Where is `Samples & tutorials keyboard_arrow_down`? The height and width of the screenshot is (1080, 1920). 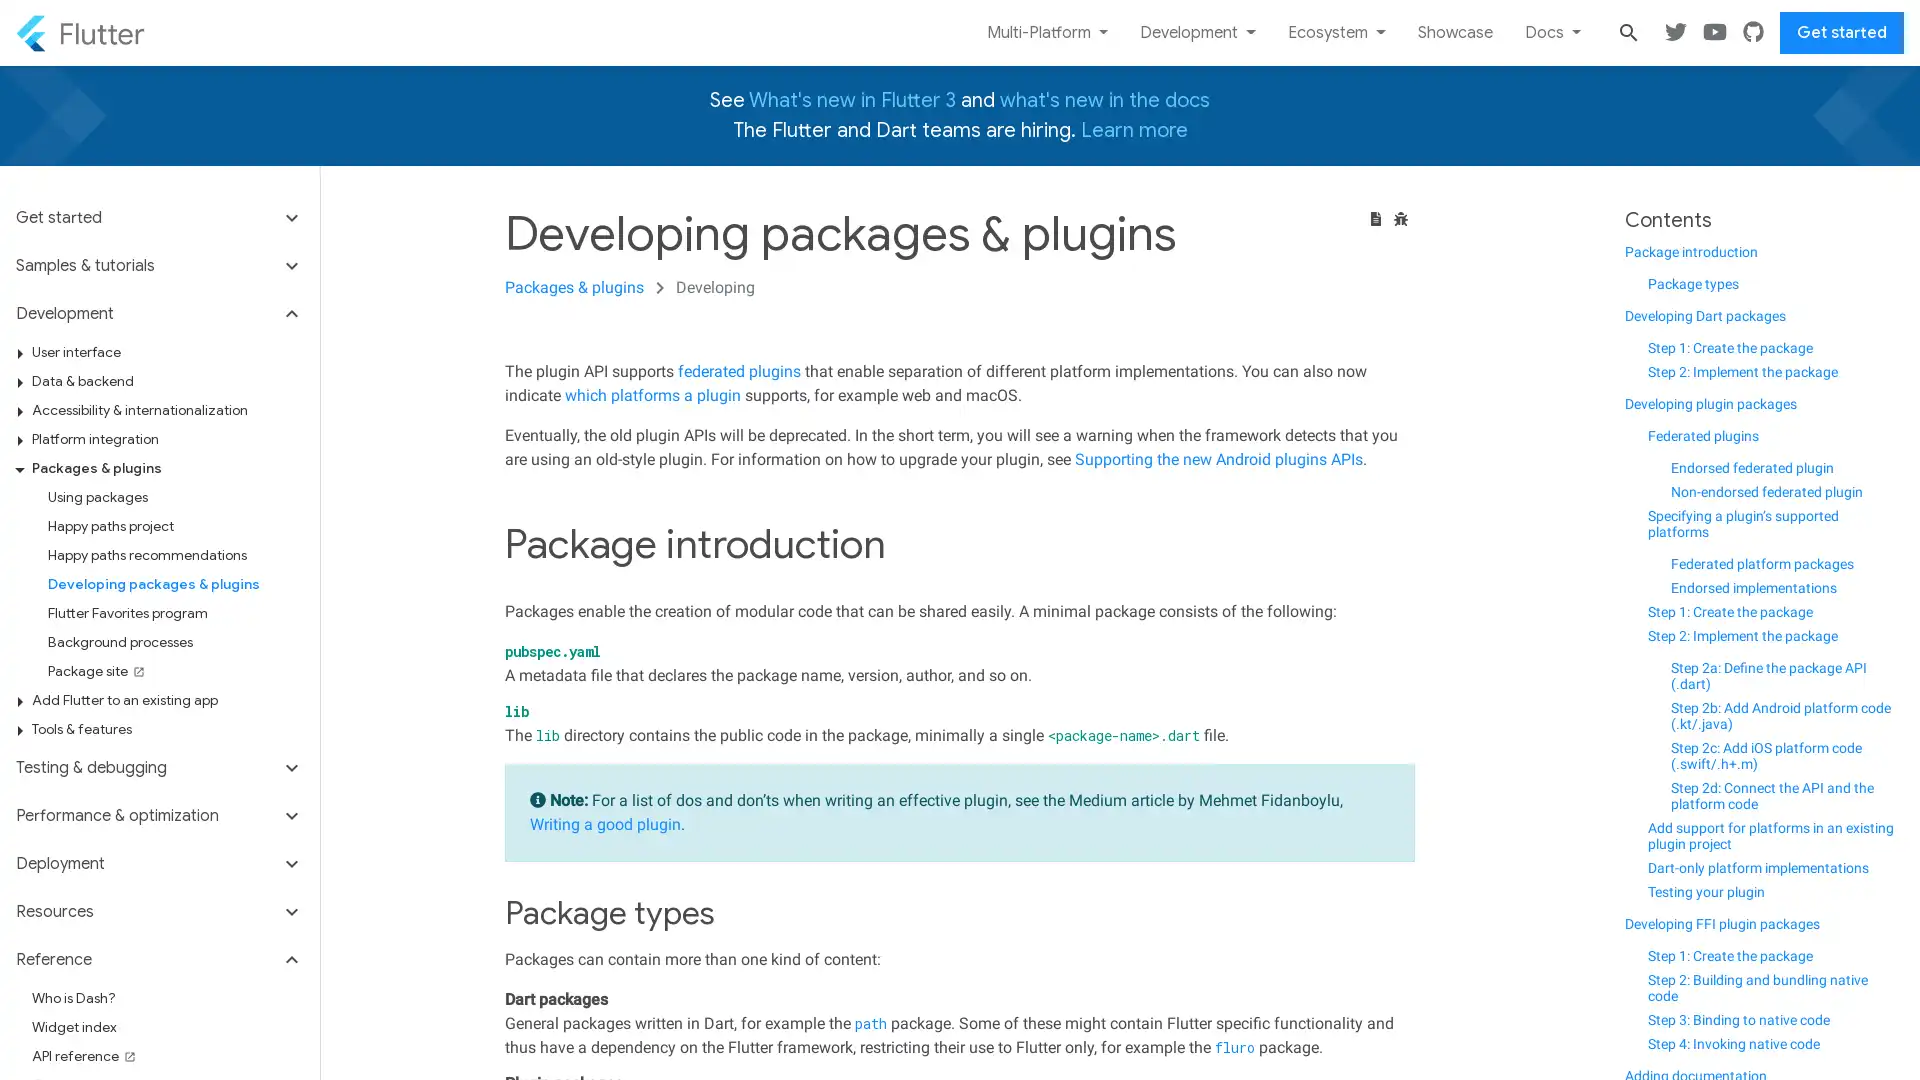 Samples & tutorials keyboard_arrow_down is located at coordinates (158, 265).